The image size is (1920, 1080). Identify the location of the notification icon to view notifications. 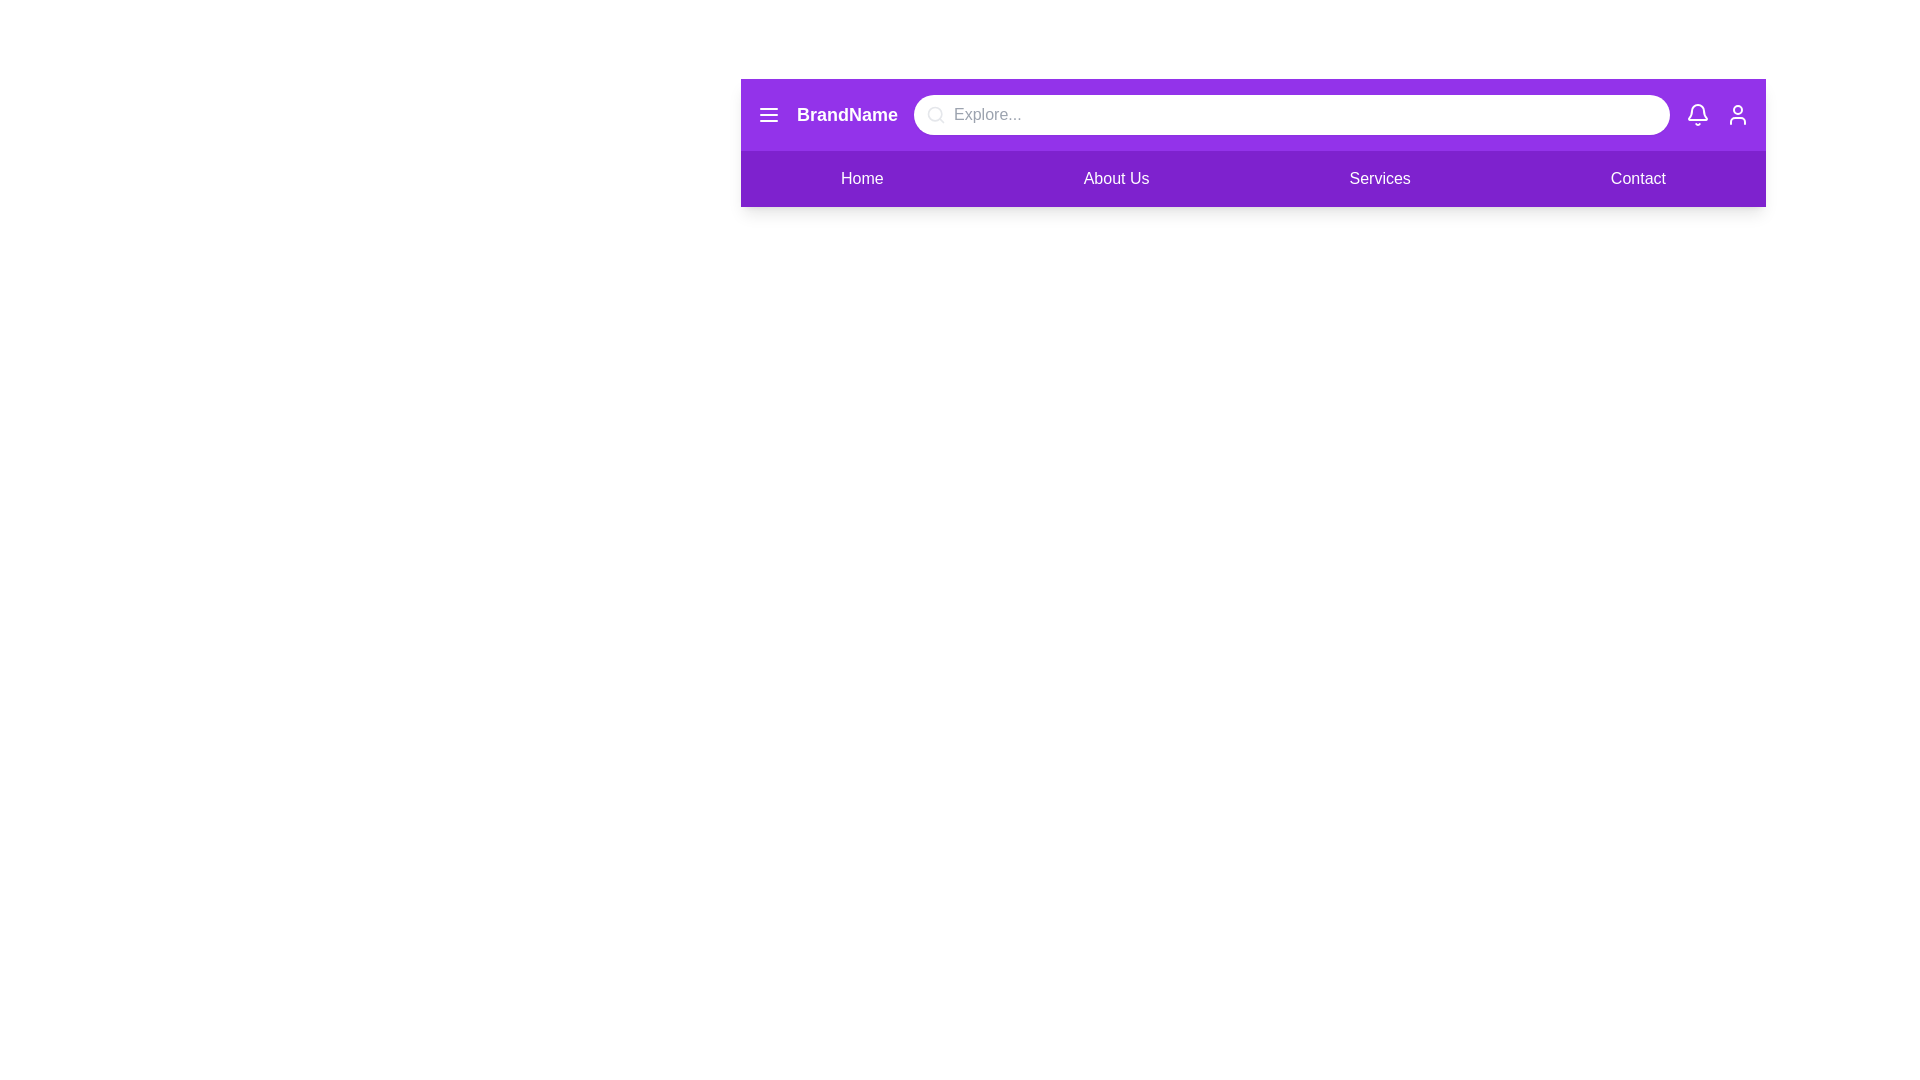
(1697, 115).